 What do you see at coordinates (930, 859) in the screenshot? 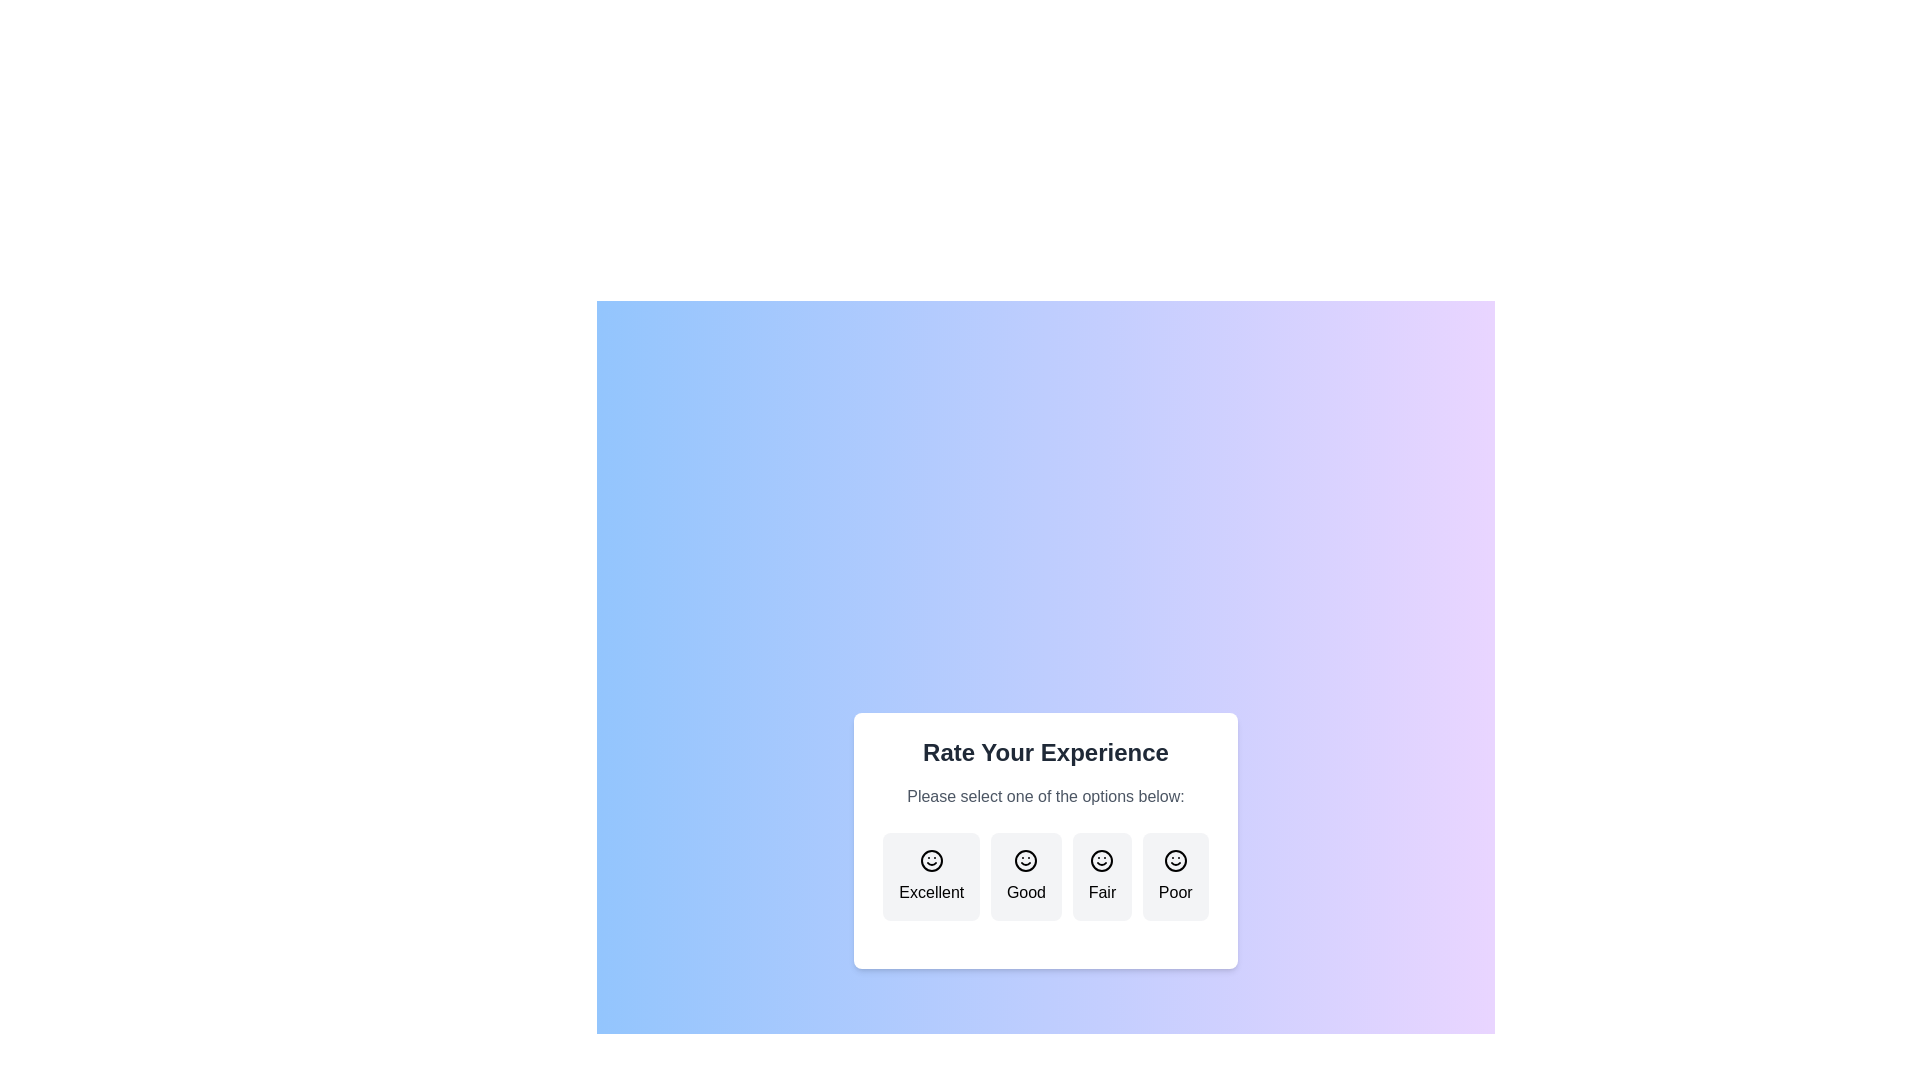
I see `the circular outline smiley face icon that is part of the interactive rating system, positioned above the 'Excellent' label` at bounding box center [930, 859].